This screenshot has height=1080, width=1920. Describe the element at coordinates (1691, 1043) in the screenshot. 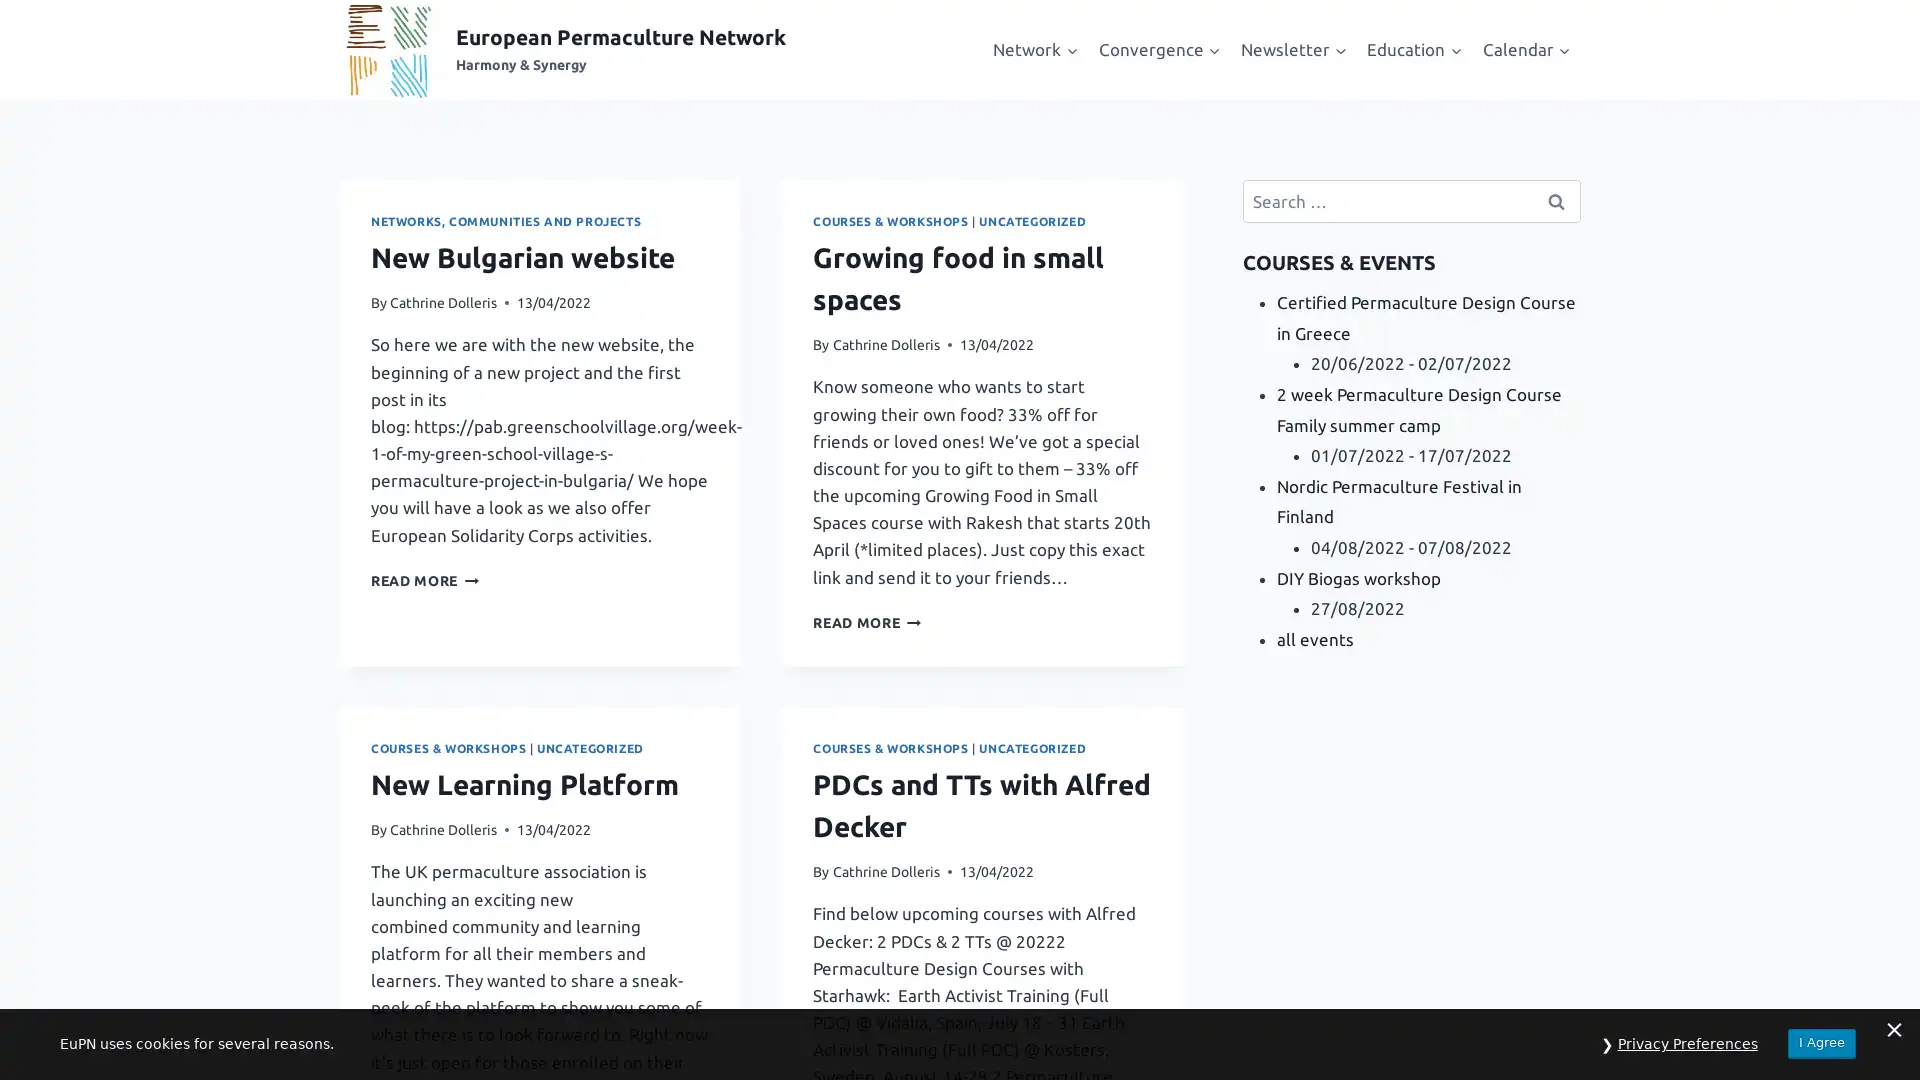

I see `Privacy Preferences` at that location.